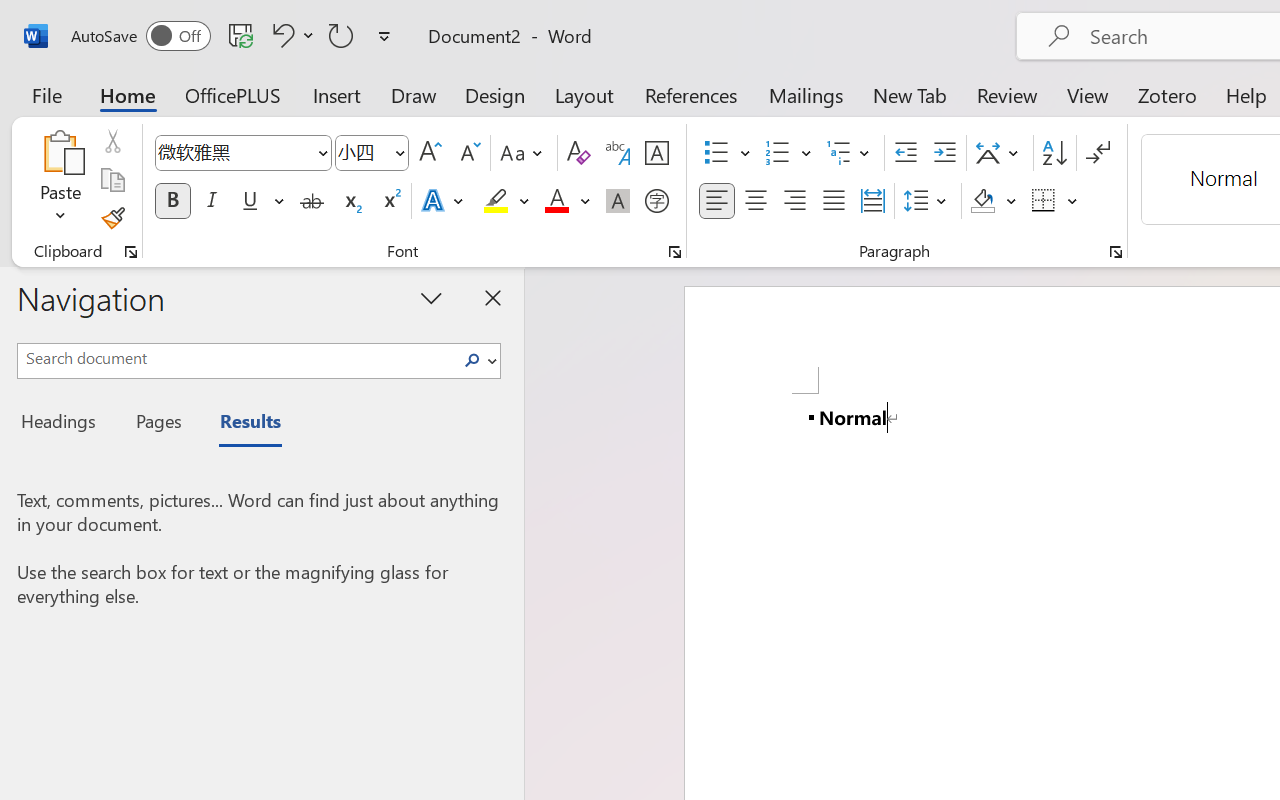  Describe the element at coordinates (413, 94) in the screenshot. I see `'Draw'` at that location.